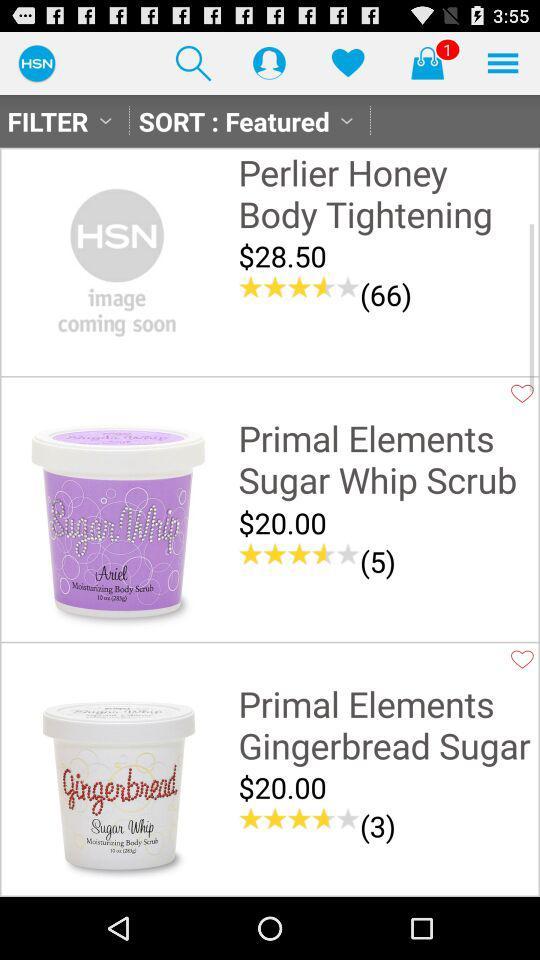 Image resolution: width=540 pixels, height=960 pixels. What do you see at coordinates (298, 286) in the screenshot?
I see `the item next to the (66) item` at bounding box center [298, 286].